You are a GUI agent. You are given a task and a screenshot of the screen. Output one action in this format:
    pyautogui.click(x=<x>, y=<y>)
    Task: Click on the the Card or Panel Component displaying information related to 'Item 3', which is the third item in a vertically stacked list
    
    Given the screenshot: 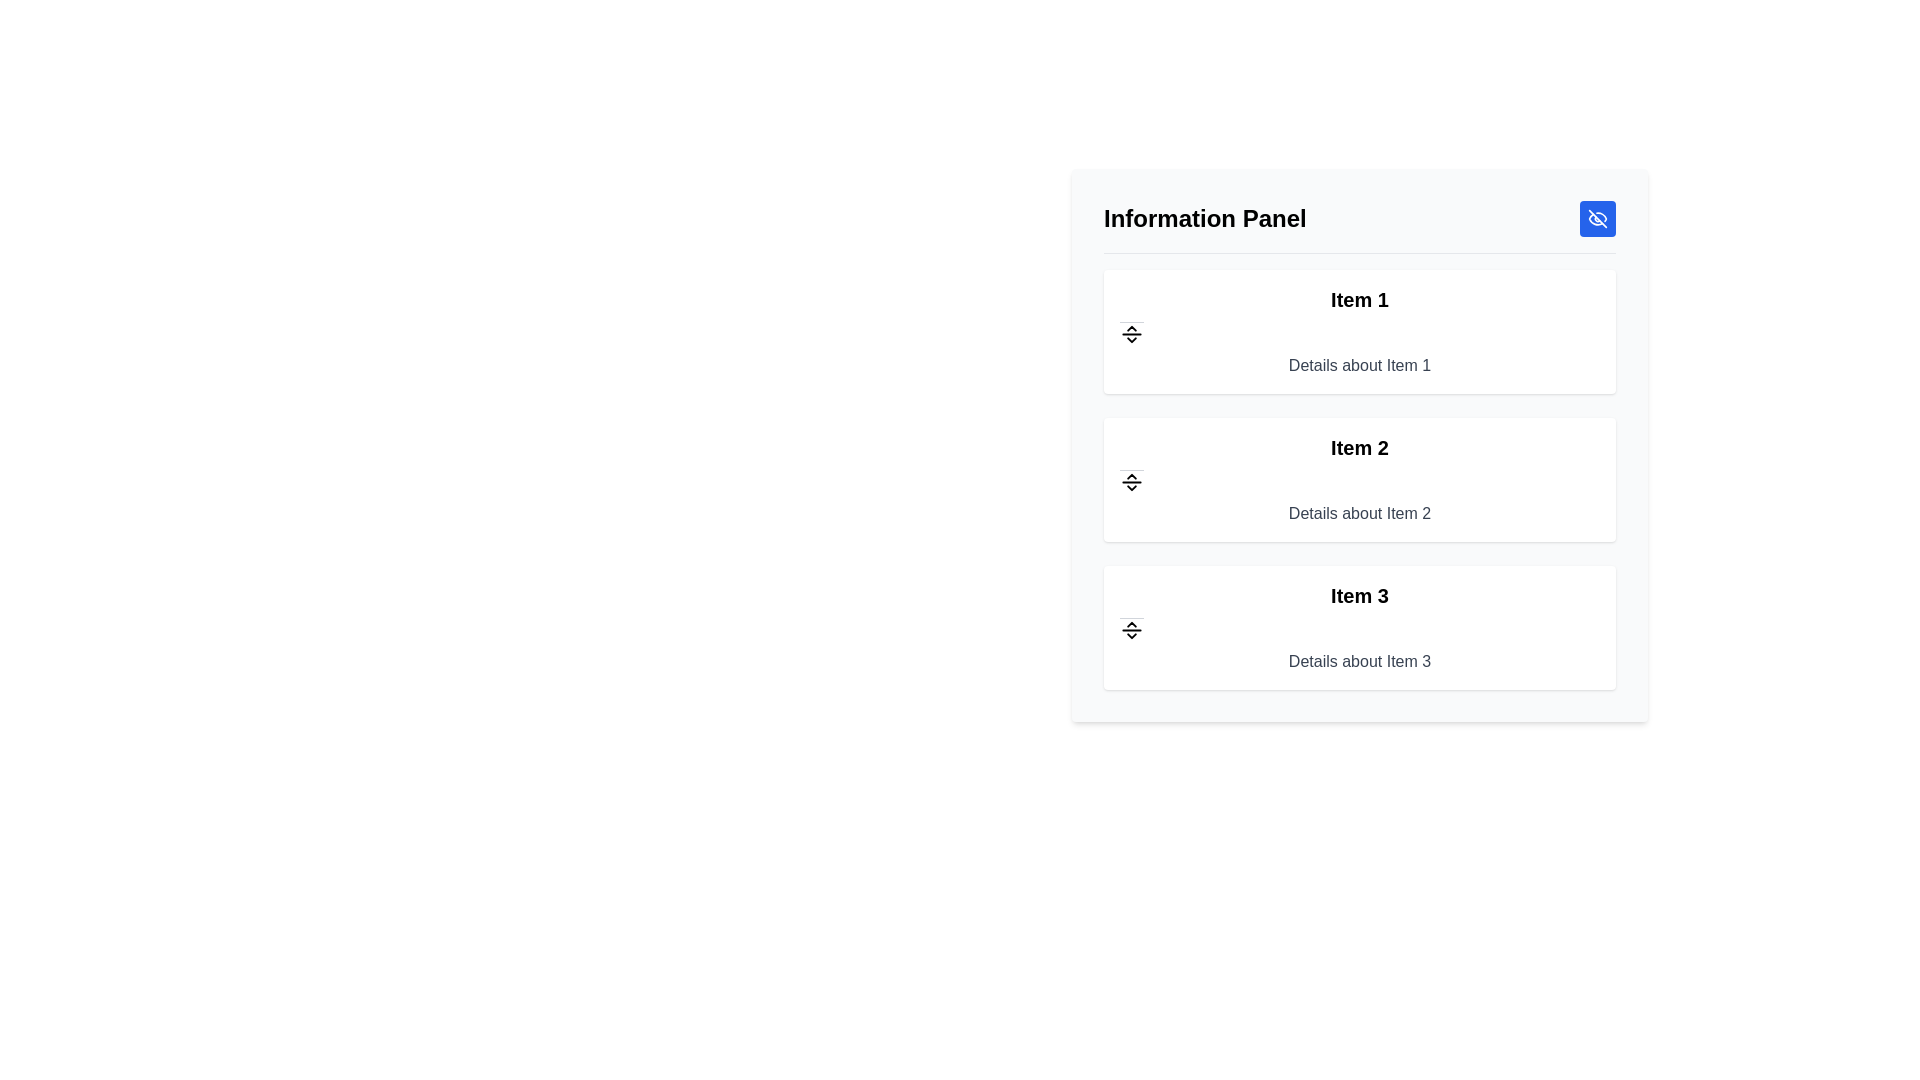 What is the action you would take?
    pyautogui.click(x=1359, y=627)
    